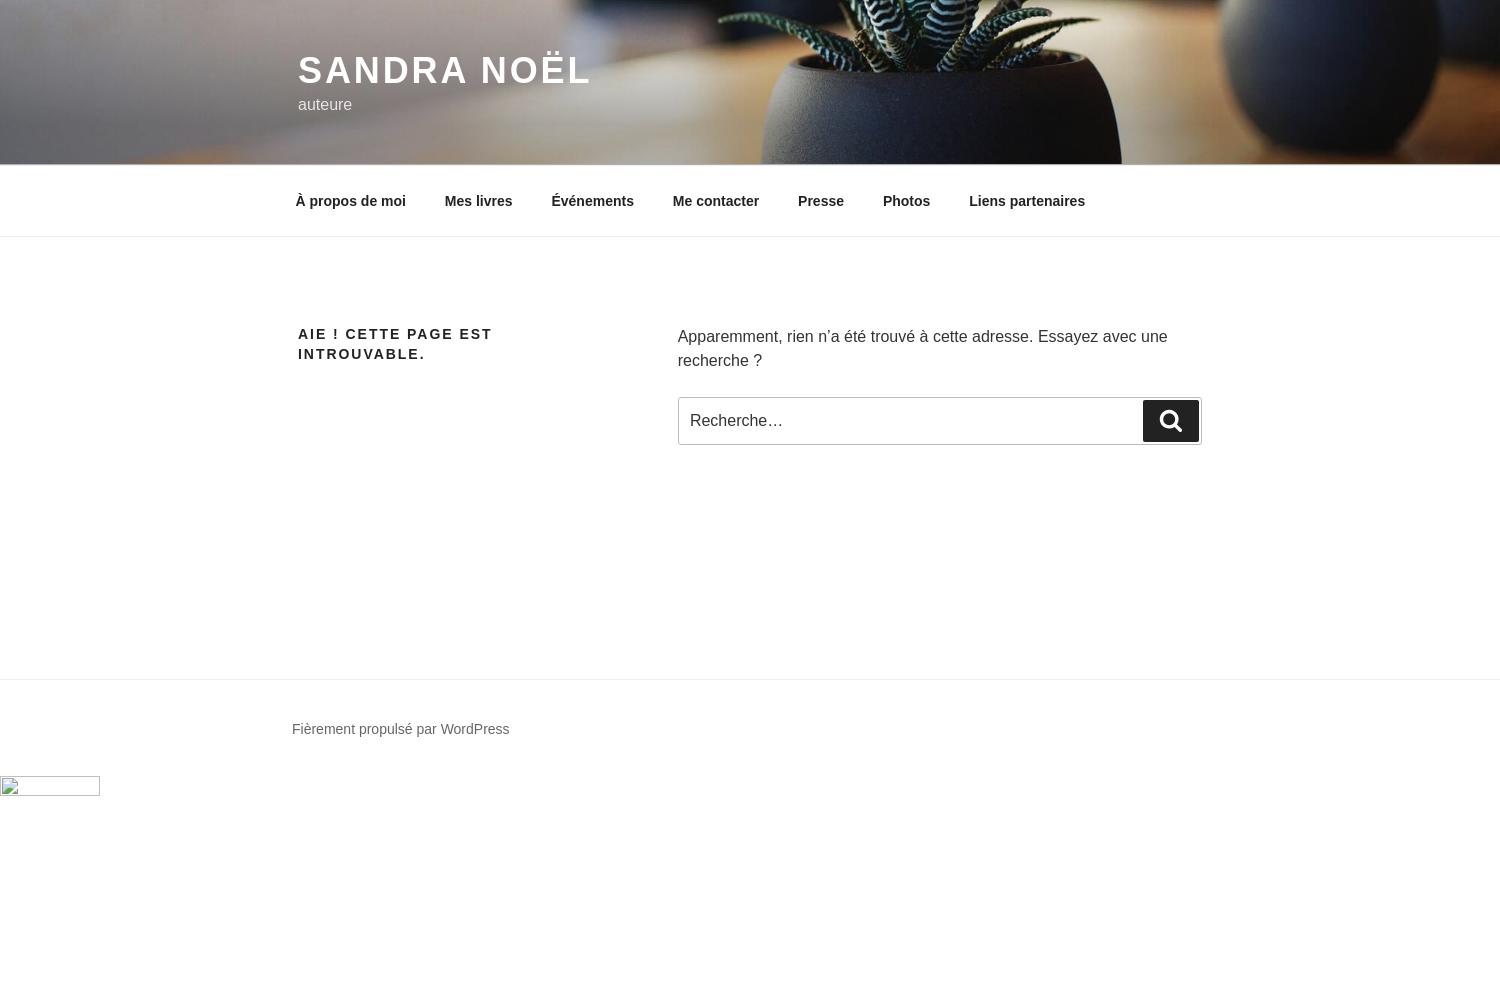 The image size is (1500, 1000). Describe the element at coordinates (819, 199) in the screenshot. I see `'Presse'` at that location.